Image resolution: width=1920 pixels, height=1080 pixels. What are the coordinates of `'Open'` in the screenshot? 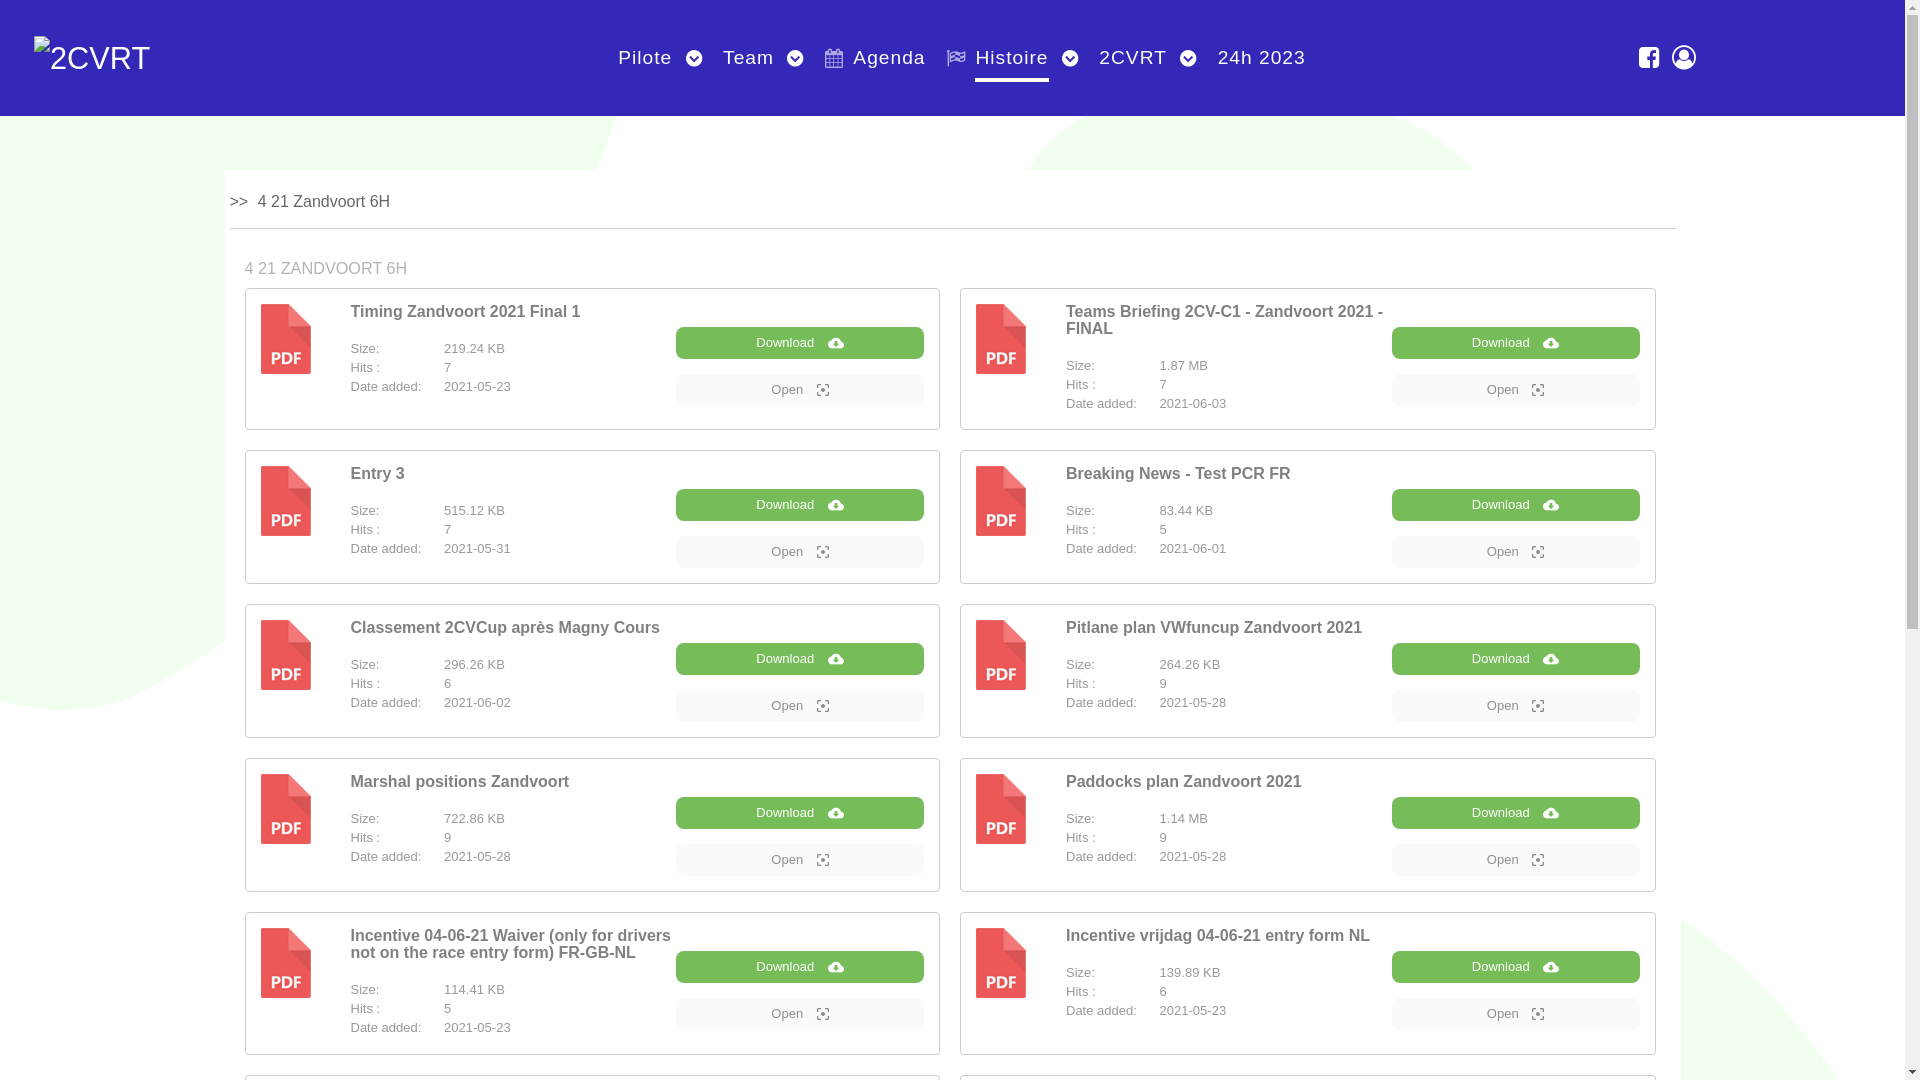 It's located at (800, 859).